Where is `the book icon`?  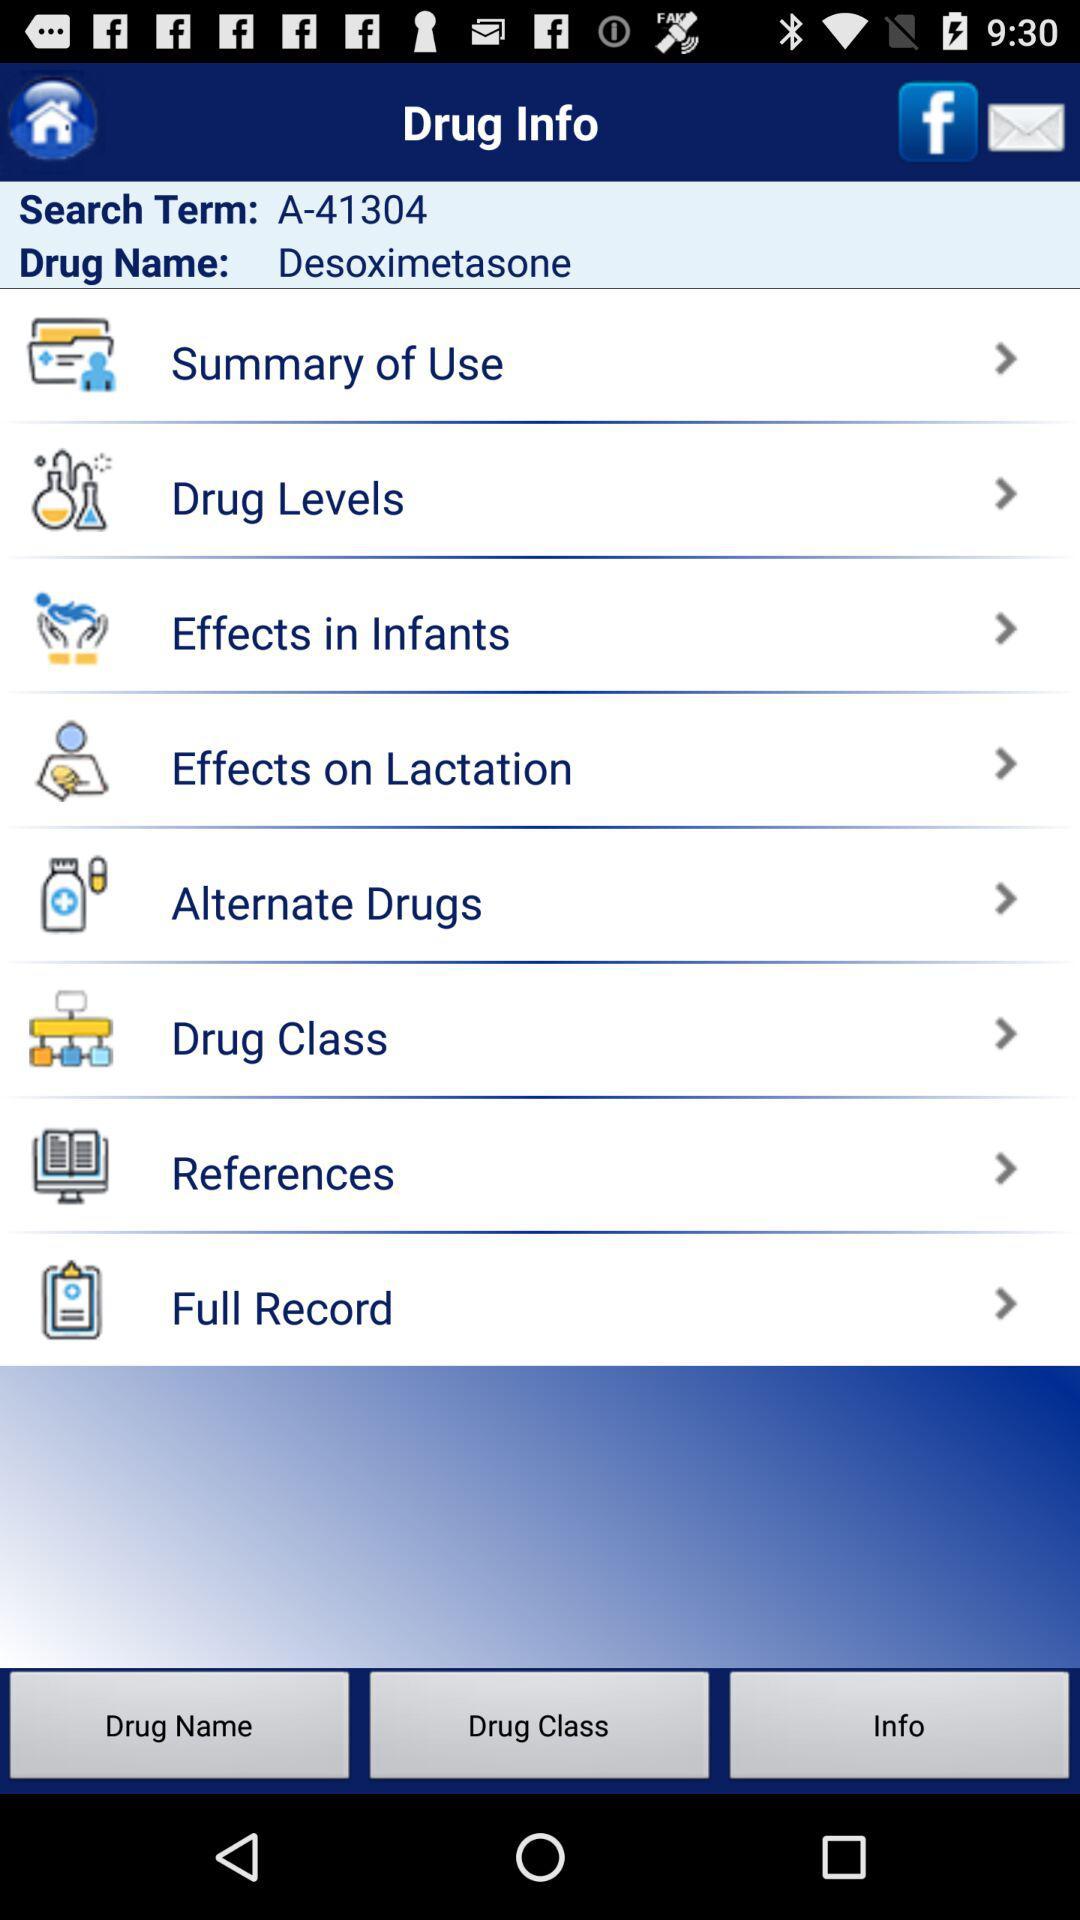
the book icon is located at coordinates (70, 1245).